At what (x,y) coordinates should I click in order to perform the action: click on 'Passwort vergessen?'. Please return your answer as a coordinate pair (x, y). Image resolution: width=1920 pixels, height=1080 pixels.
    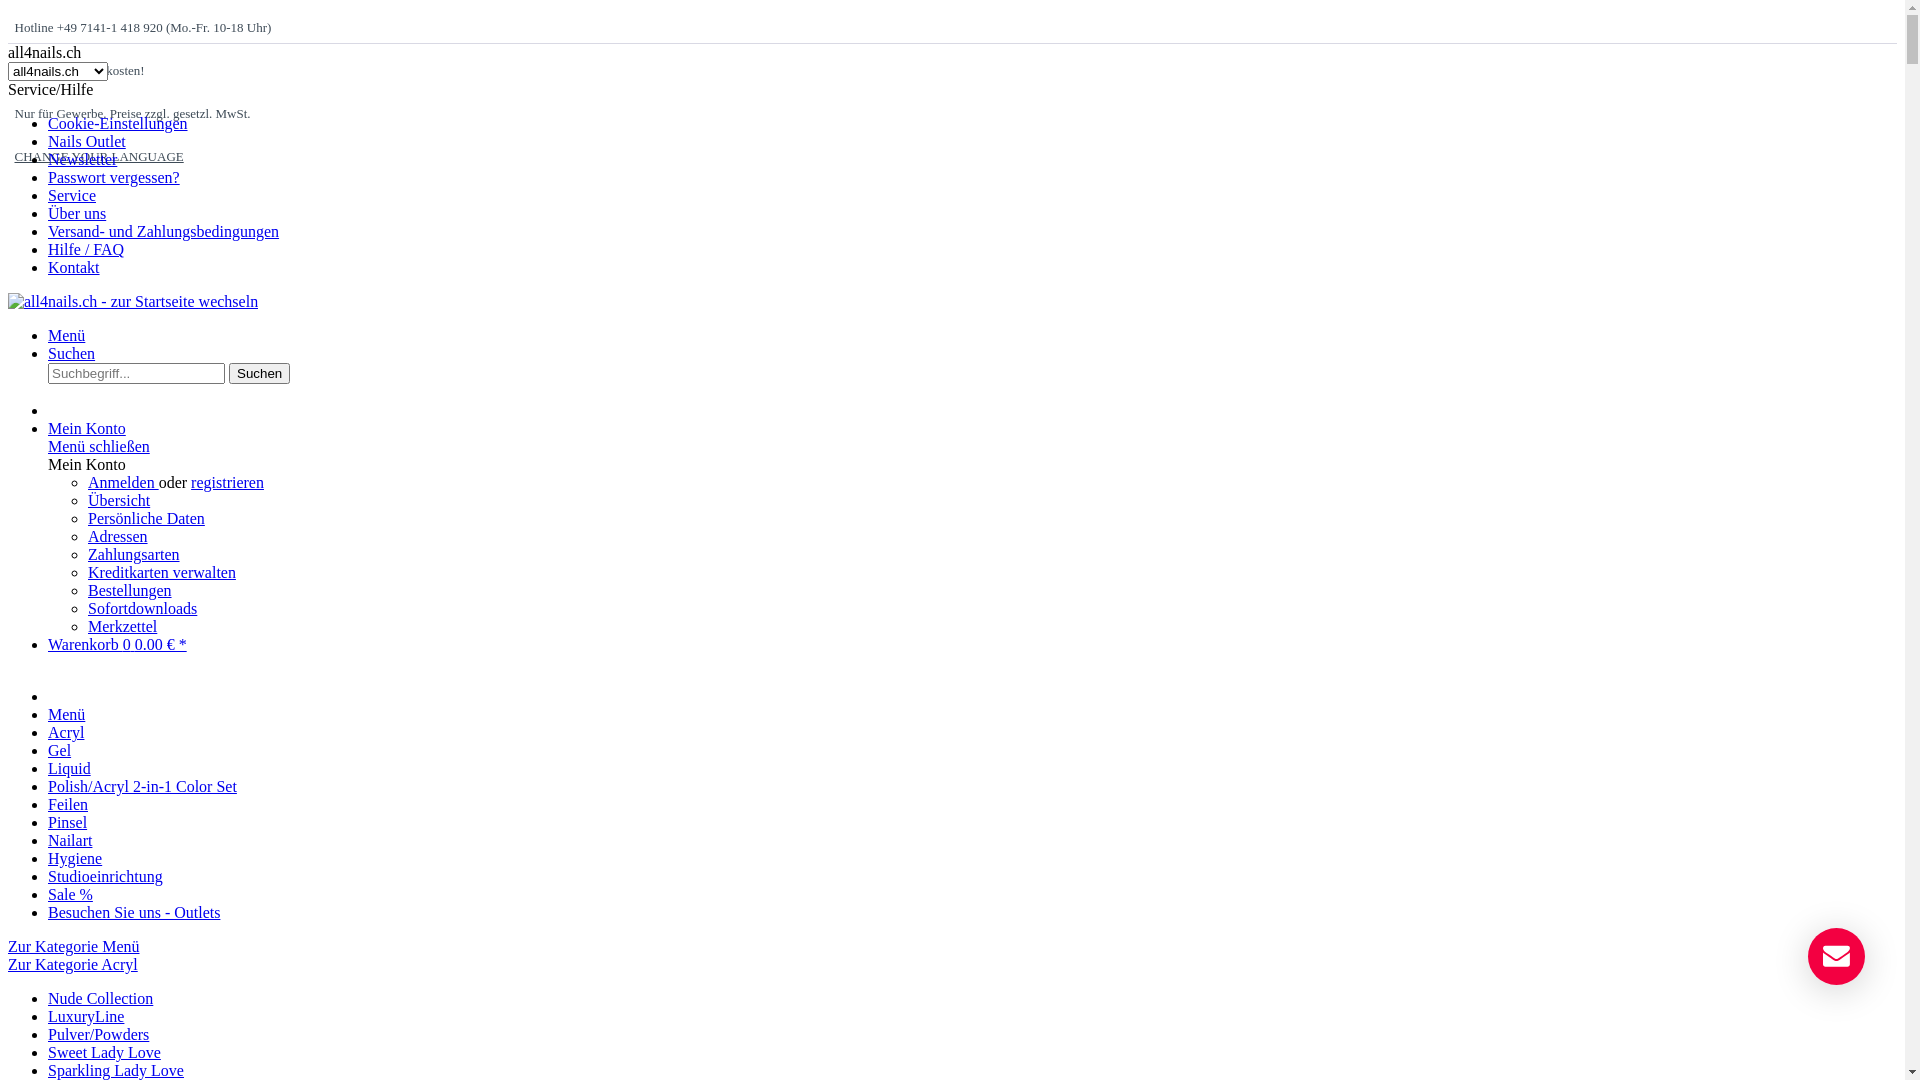
    Looking at the image, I should click on (113, 176).